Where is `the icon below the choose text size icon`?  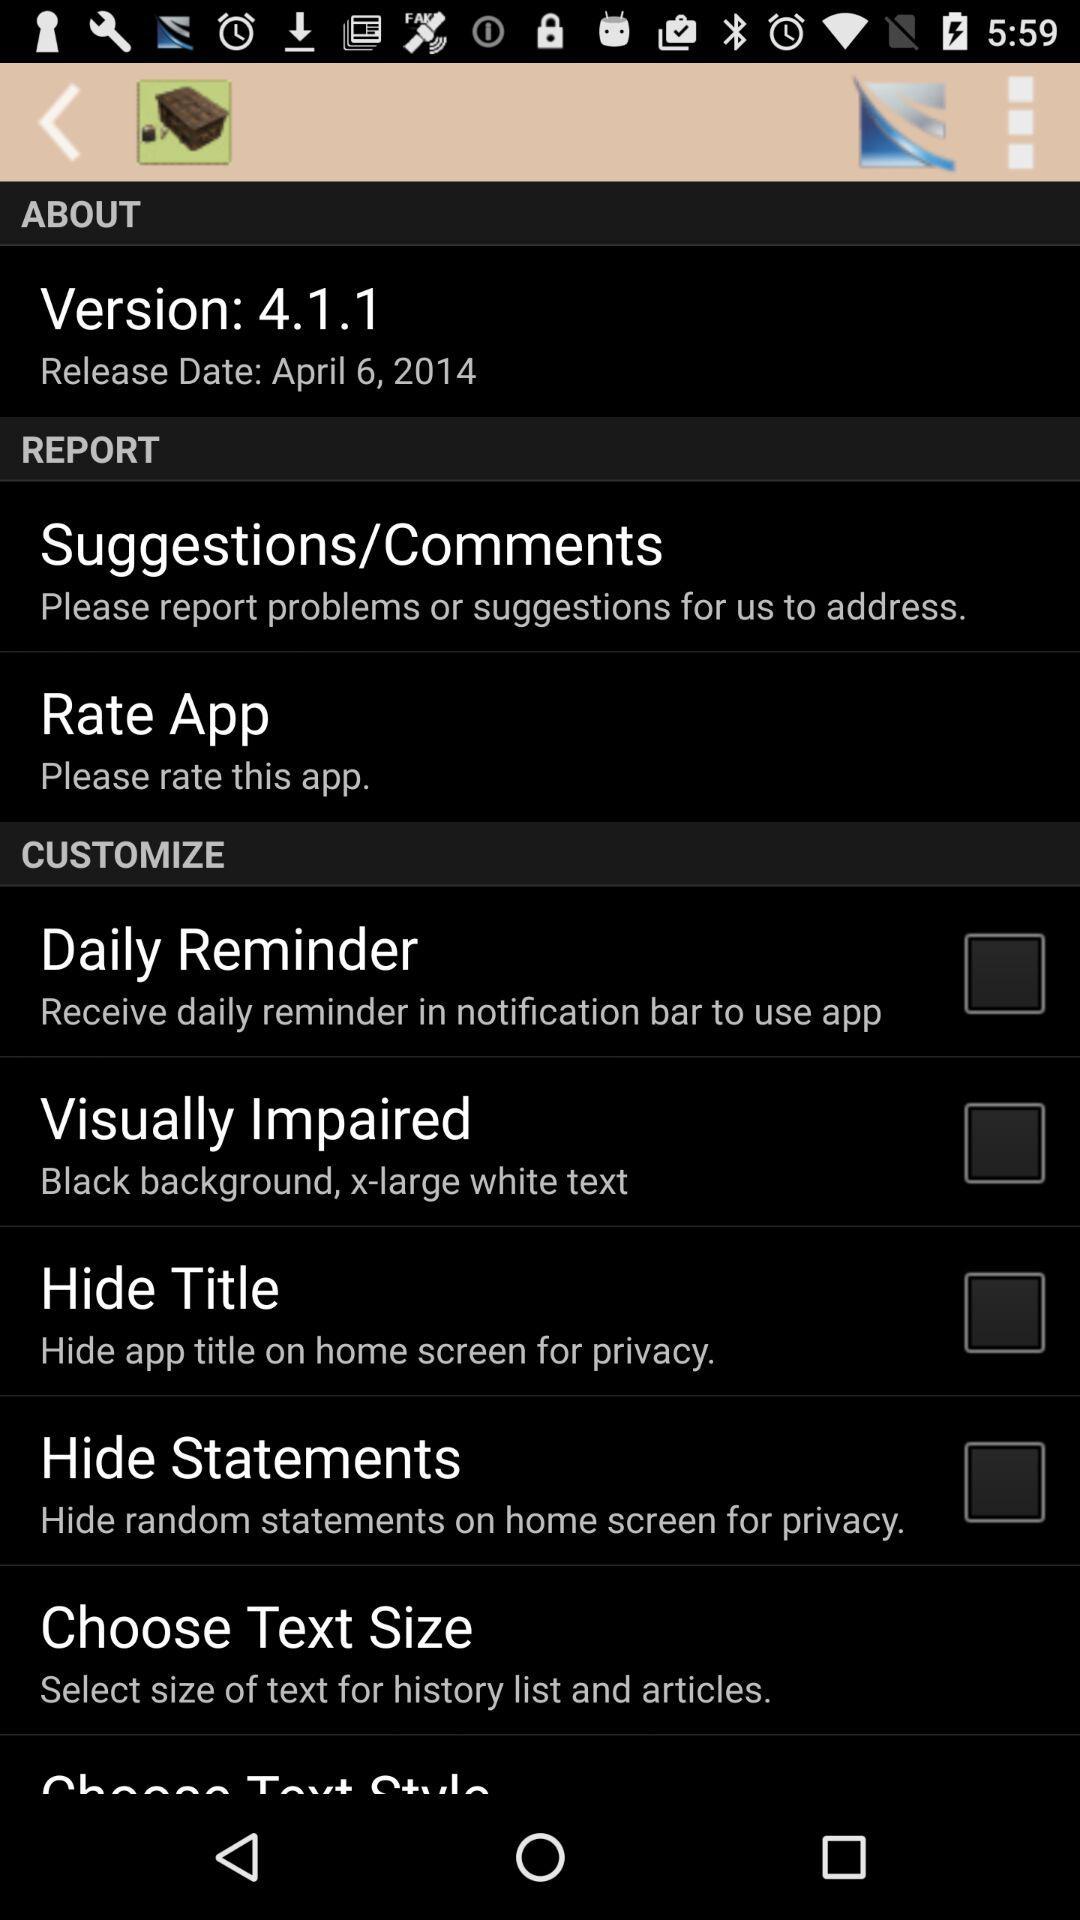 the icon below the choose text size icon is located at coordinates (405, 1687).